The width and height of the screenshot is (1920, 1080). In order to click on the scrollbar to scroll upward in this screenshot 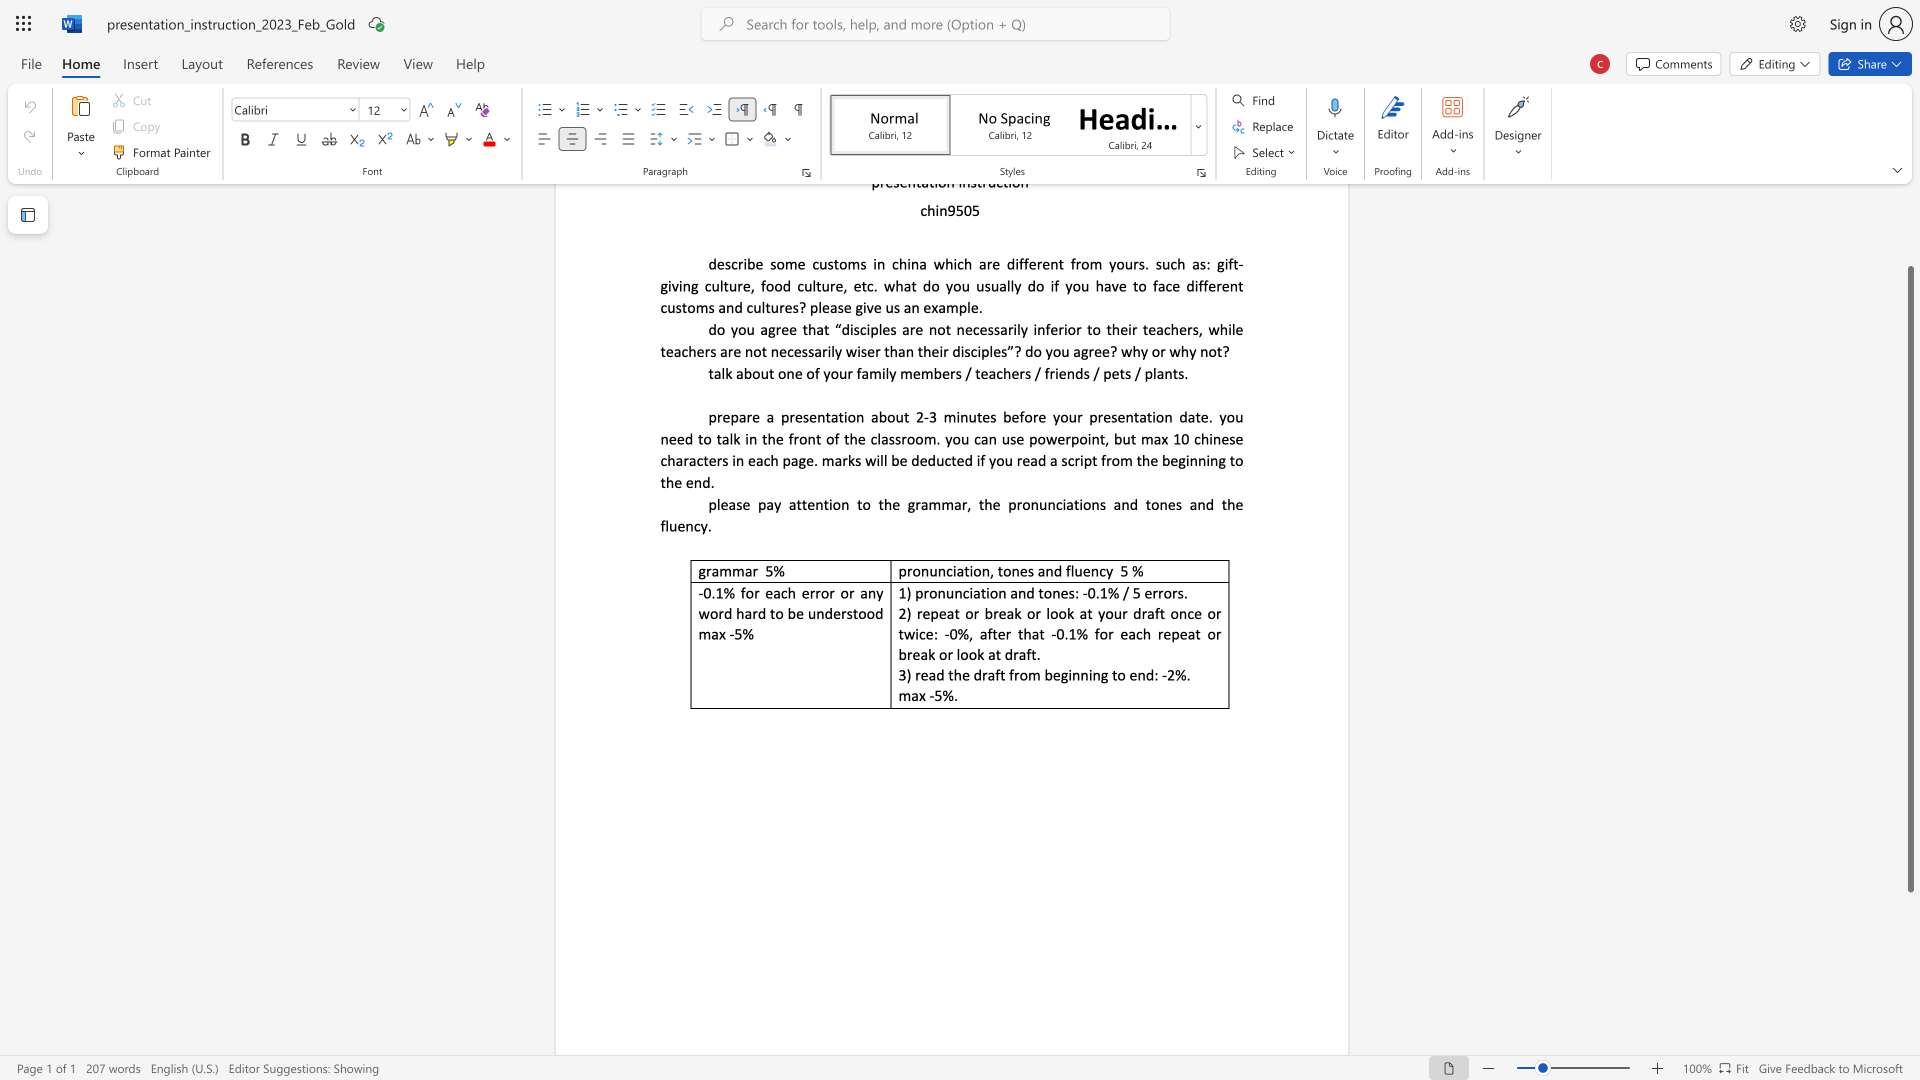, I will do `click(1909, 229)`.